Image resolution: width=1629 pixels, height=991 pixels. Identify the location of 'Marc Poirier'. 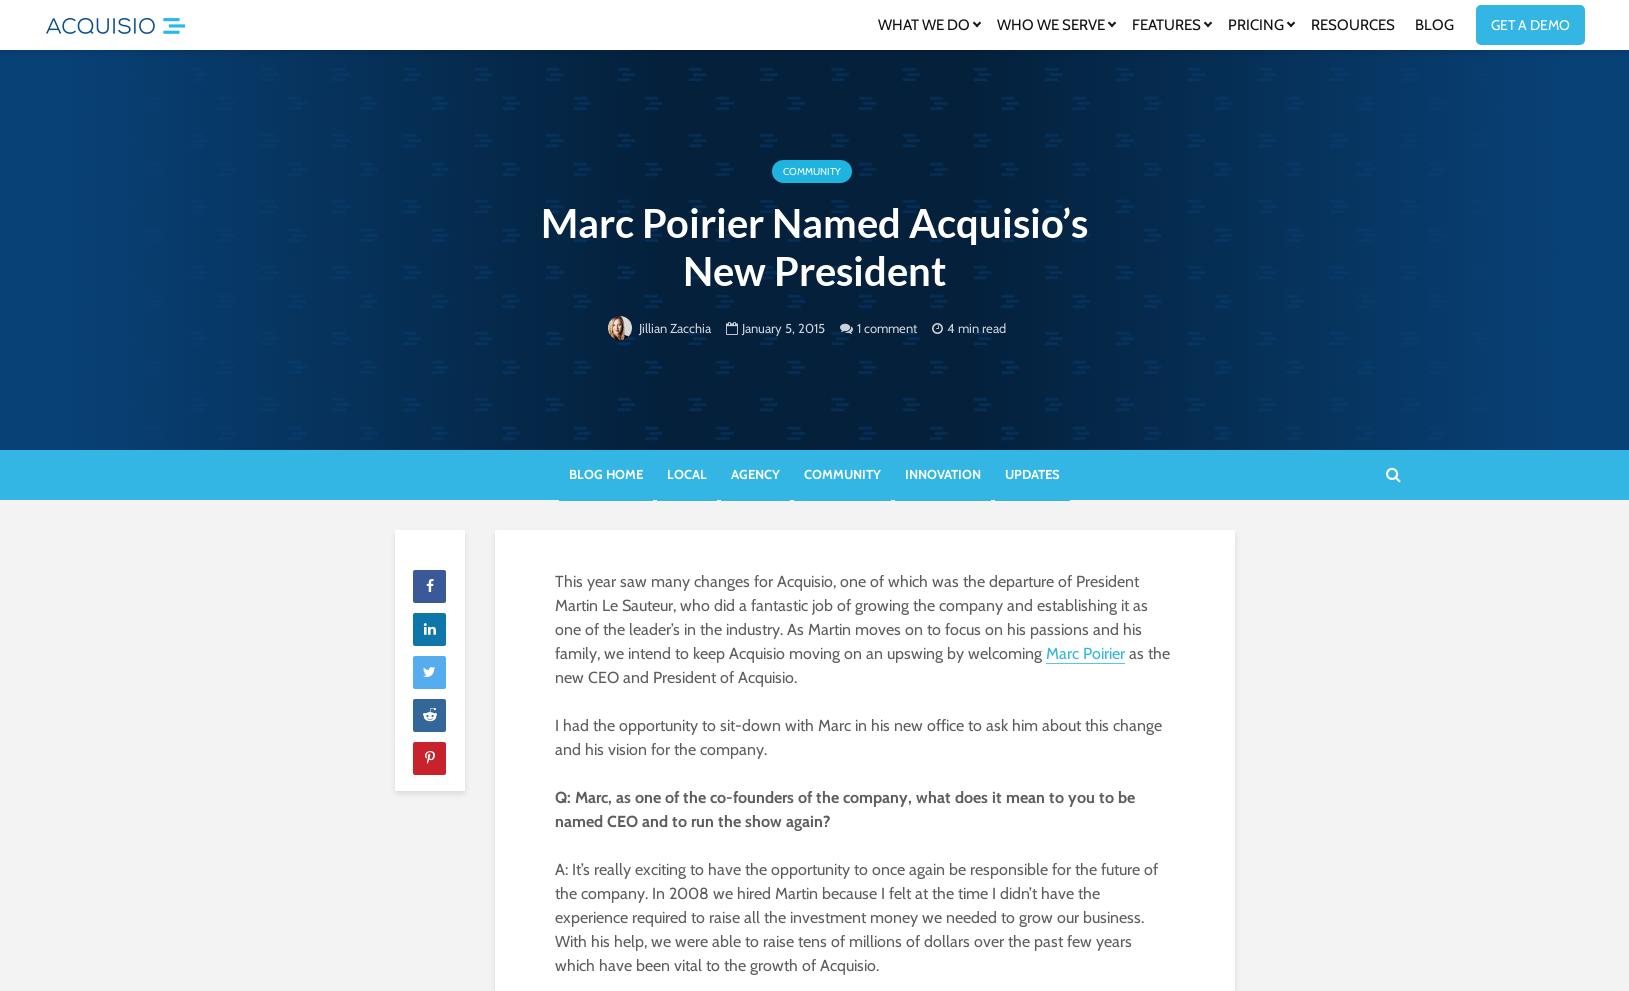
(1083, 652).